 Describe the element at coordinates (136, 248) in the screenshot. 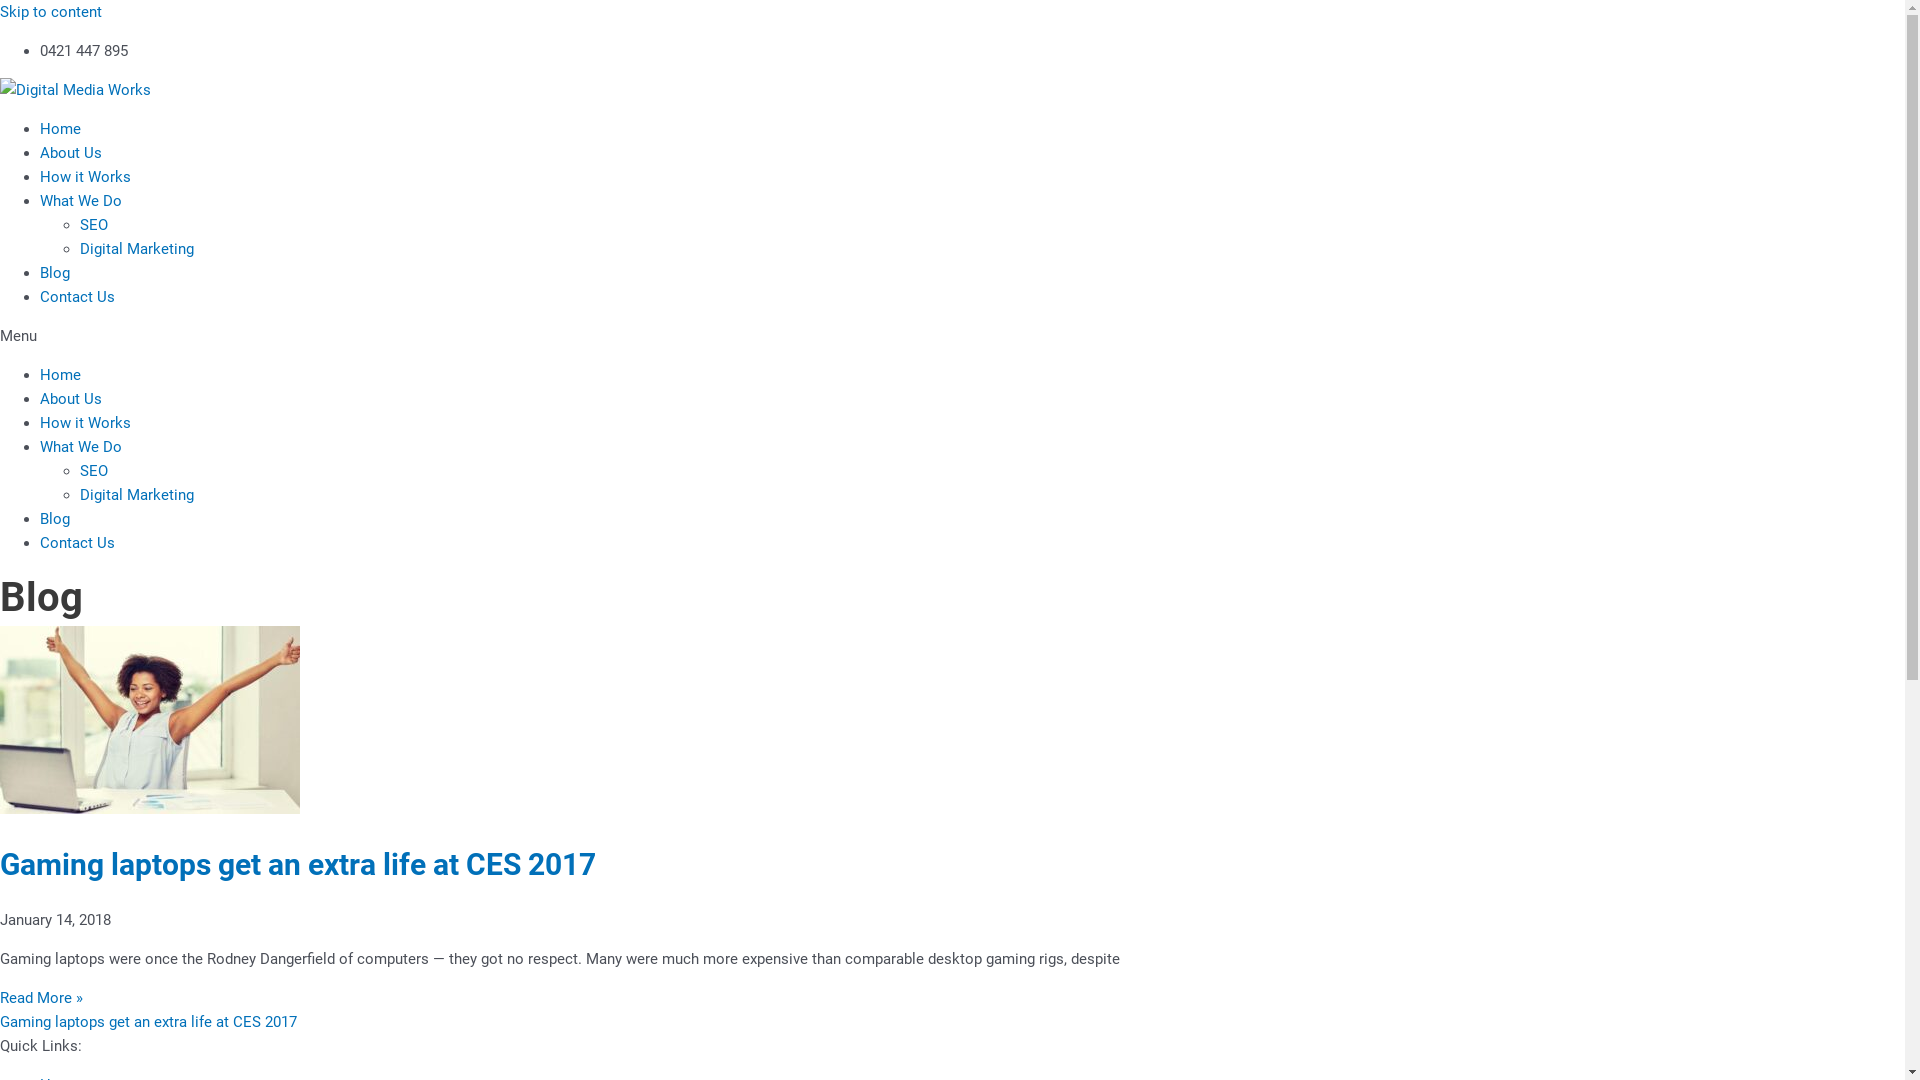

I see `'Digital Marketing'` at that location.